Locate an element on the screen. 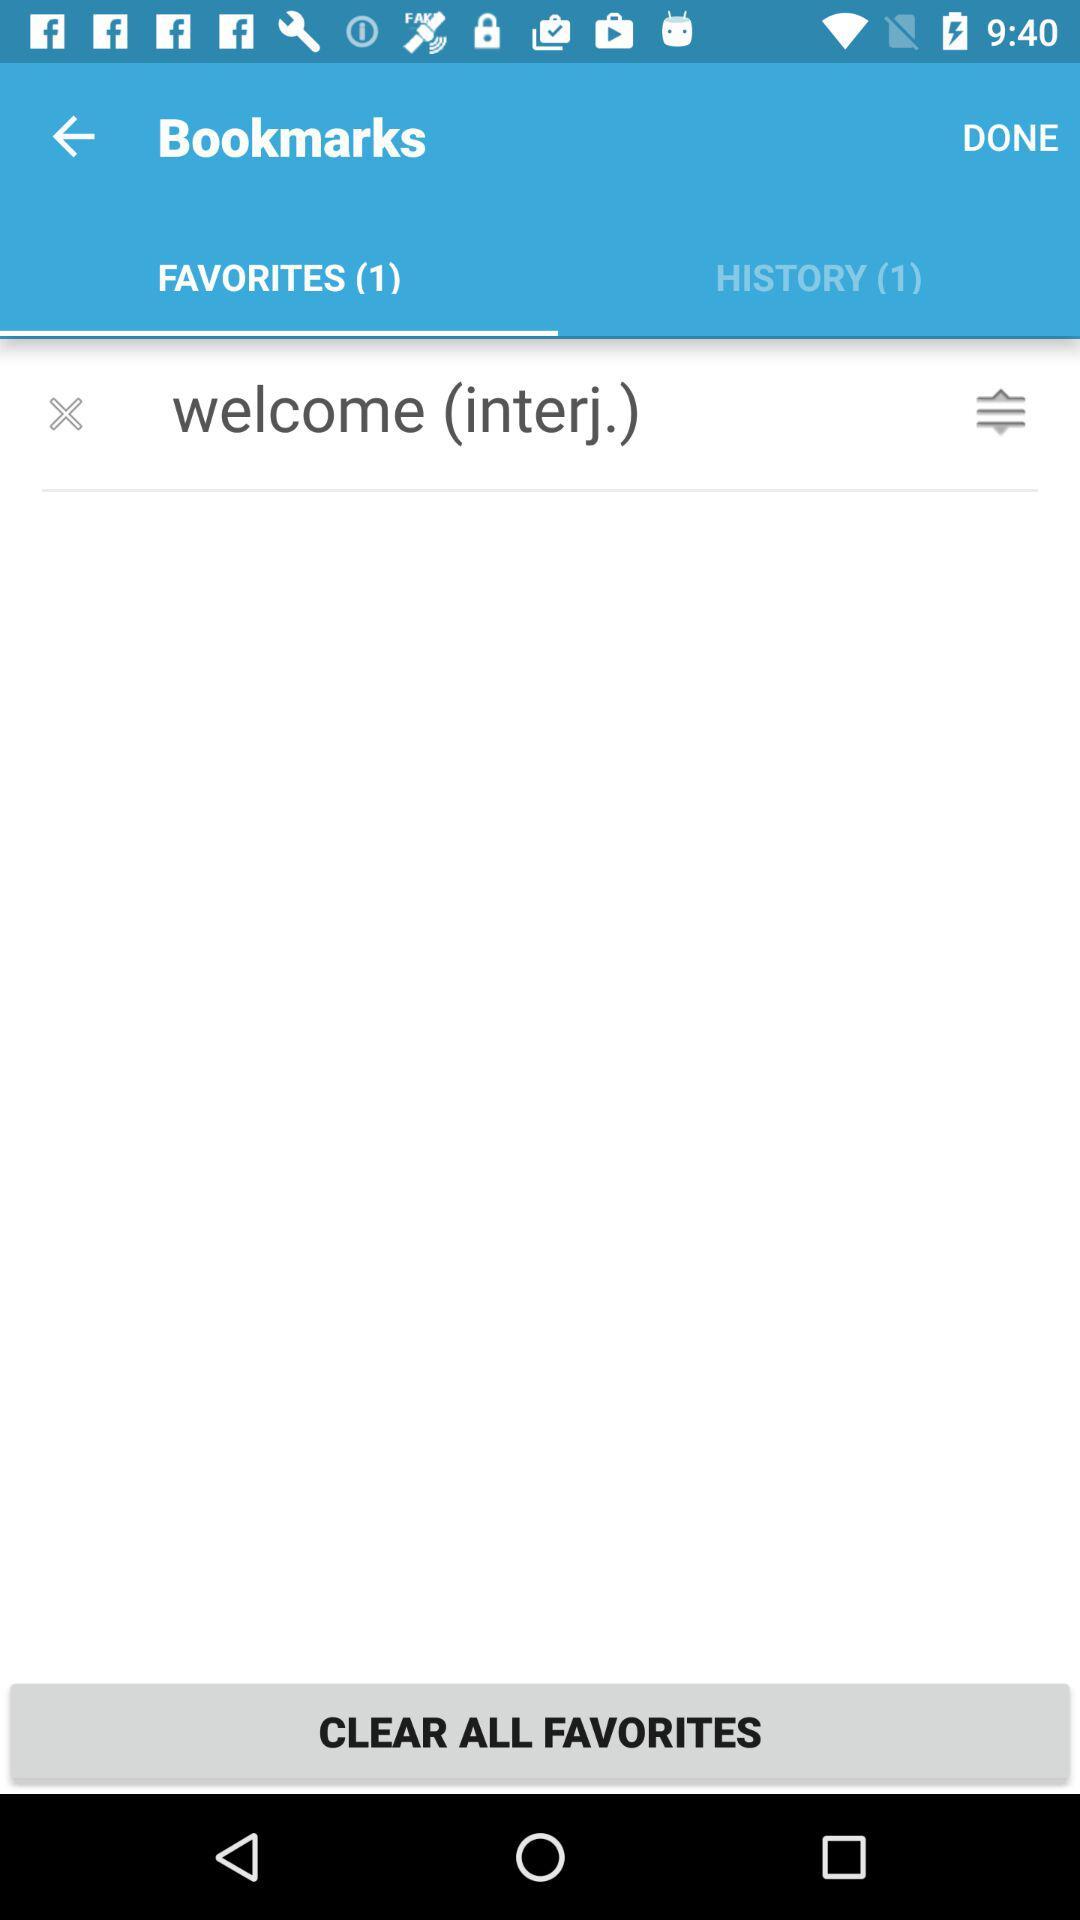 This screenshot has height=1920, width=1080. the app next to favorites (1) is located at coordinates (1010, 135).